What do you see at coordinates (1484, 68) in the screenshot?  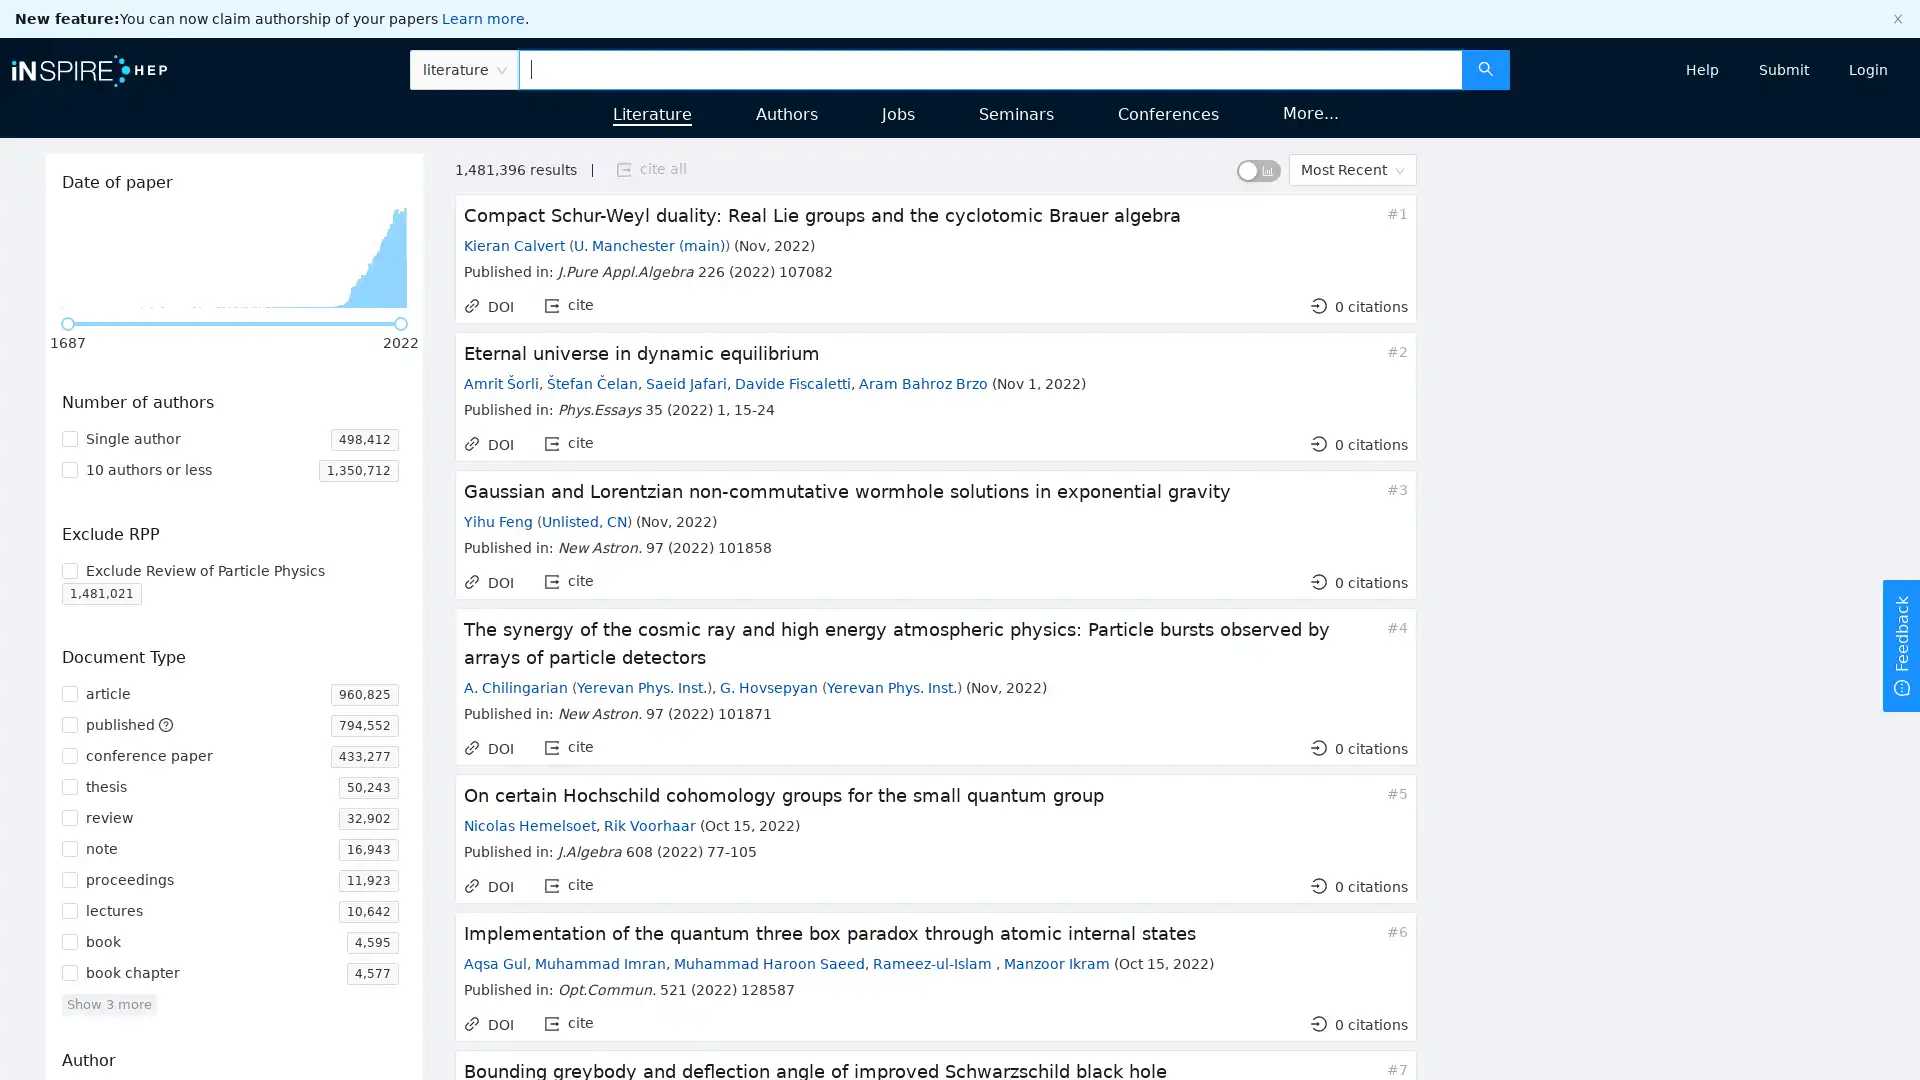 I see `search` at bounding box center [1484, 68].